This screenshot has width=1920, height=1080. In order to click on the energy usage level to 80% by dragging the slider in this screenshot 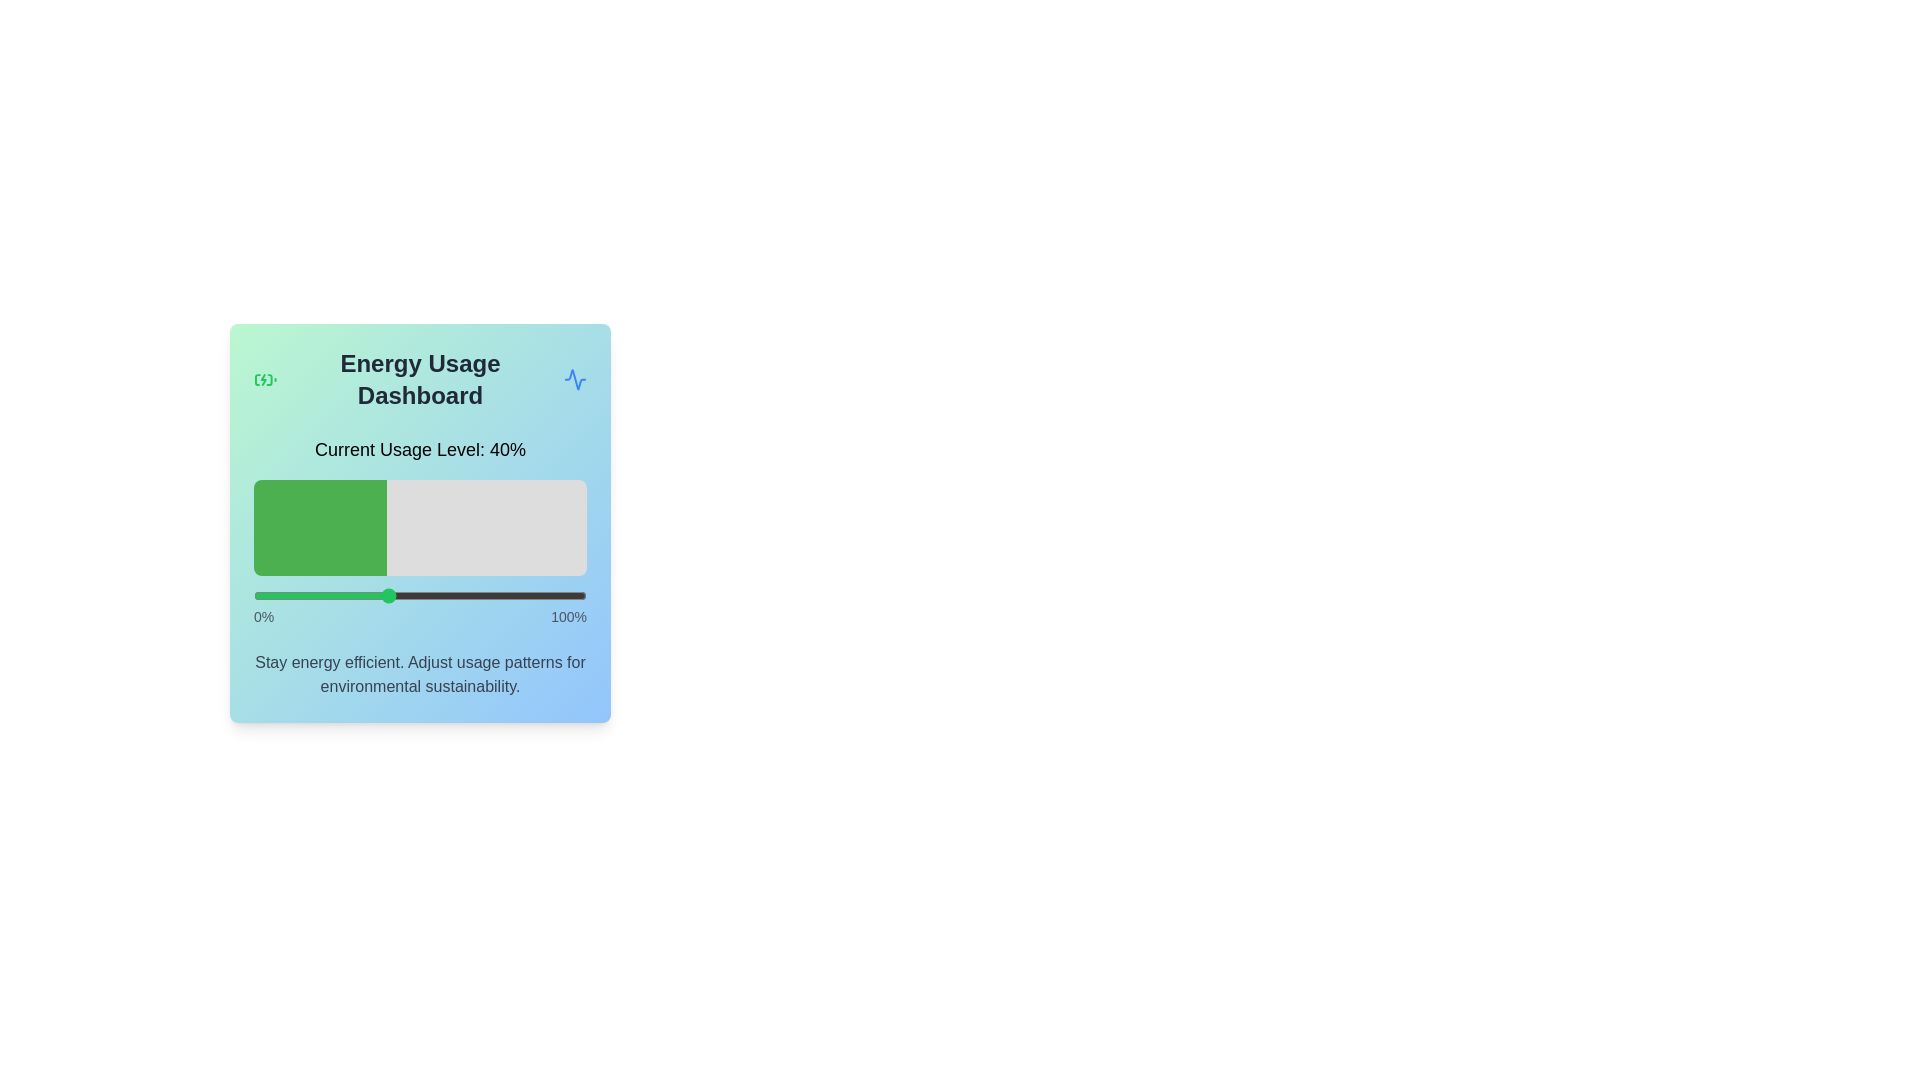, I will do `click(520, 595)`.